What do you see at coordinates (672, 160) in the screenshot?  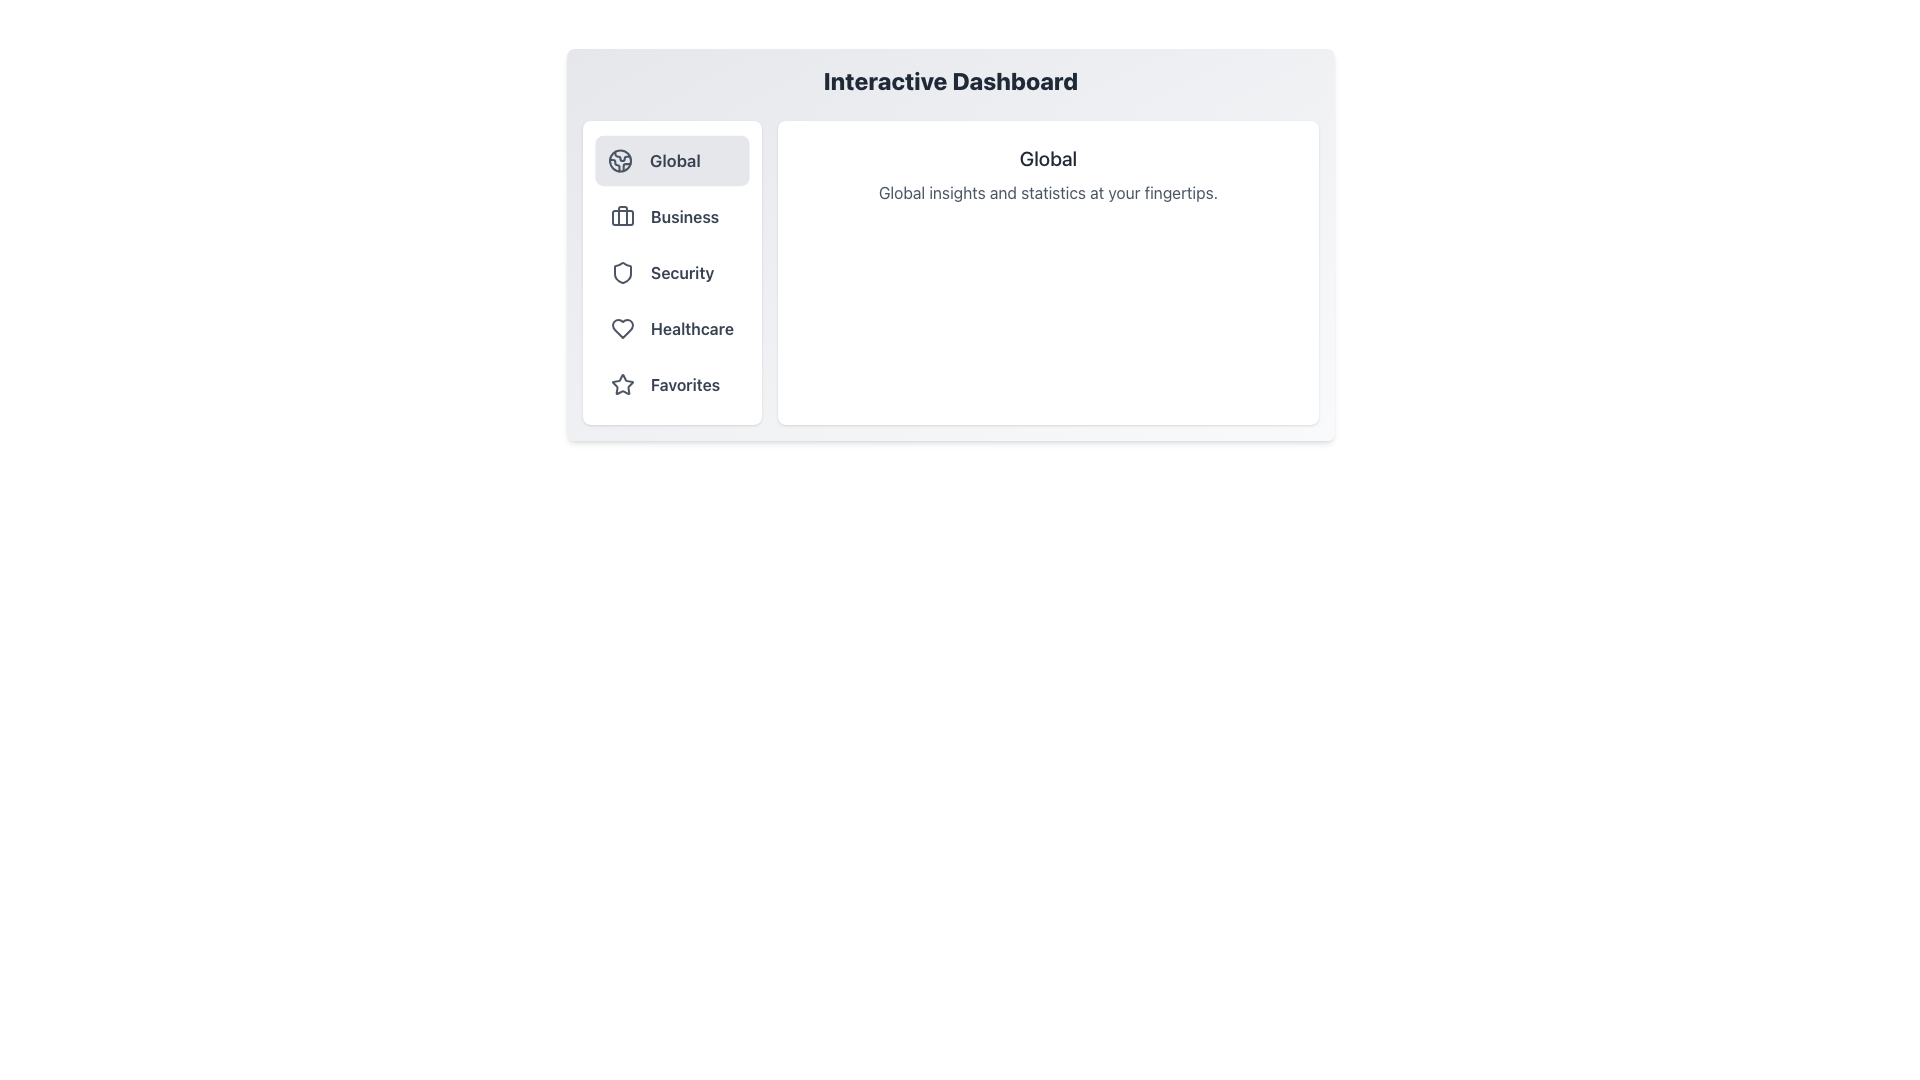 I see `the first navigation button in the side panel` at bounding box center [672, 160].